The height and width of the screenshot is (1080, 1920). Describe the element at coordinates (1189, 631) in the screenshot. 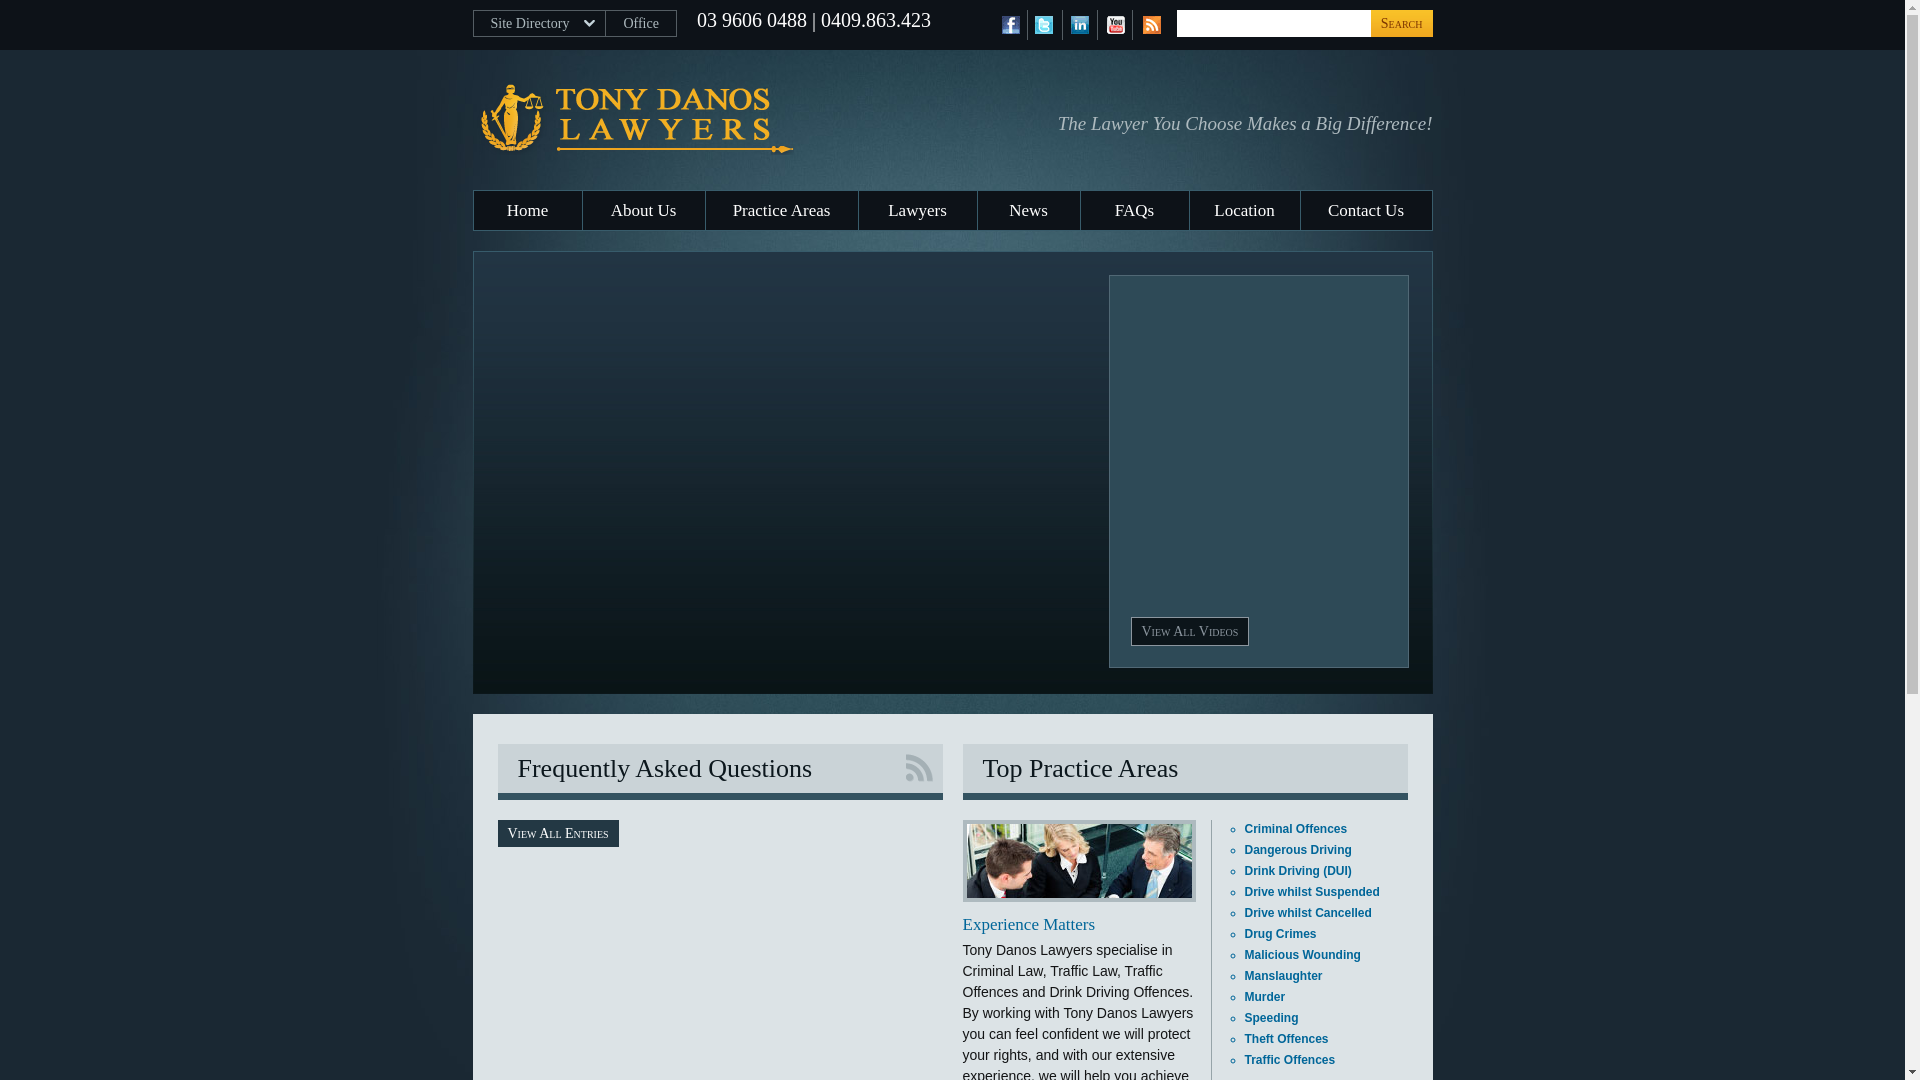

I see `'View All Videos'` at that location.